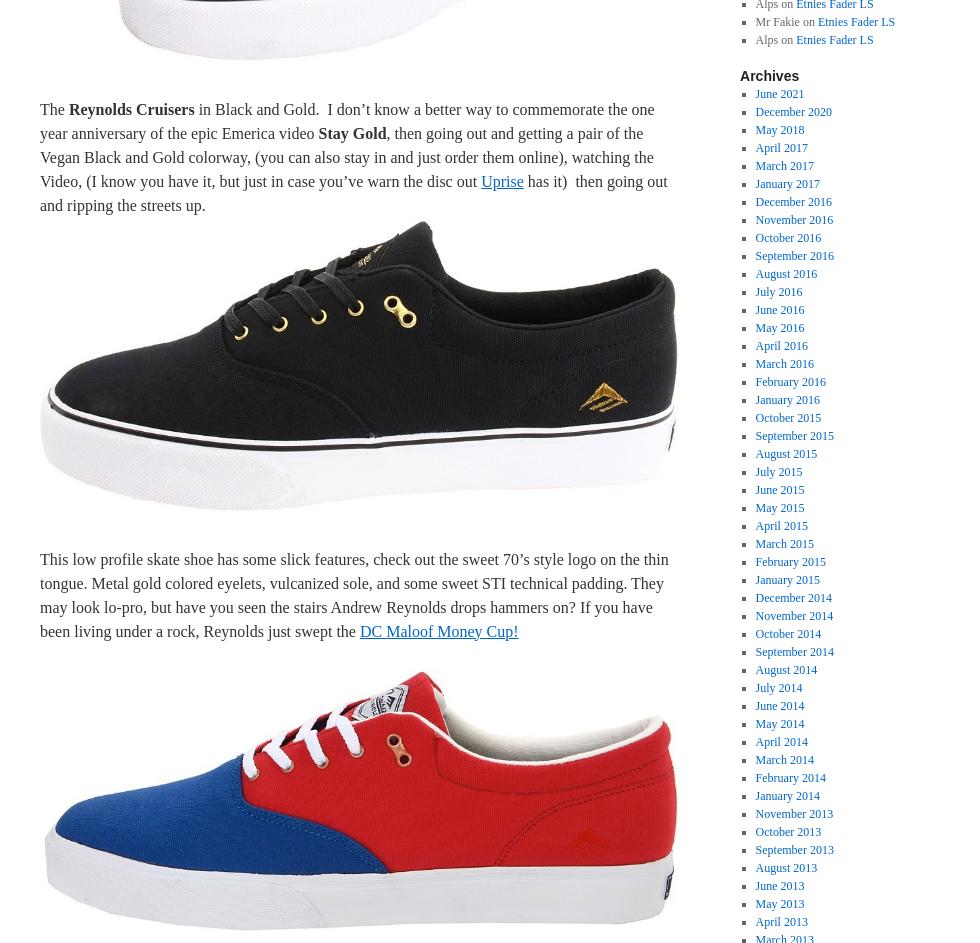  I want to click on 'March 2017', so click(754, 164).